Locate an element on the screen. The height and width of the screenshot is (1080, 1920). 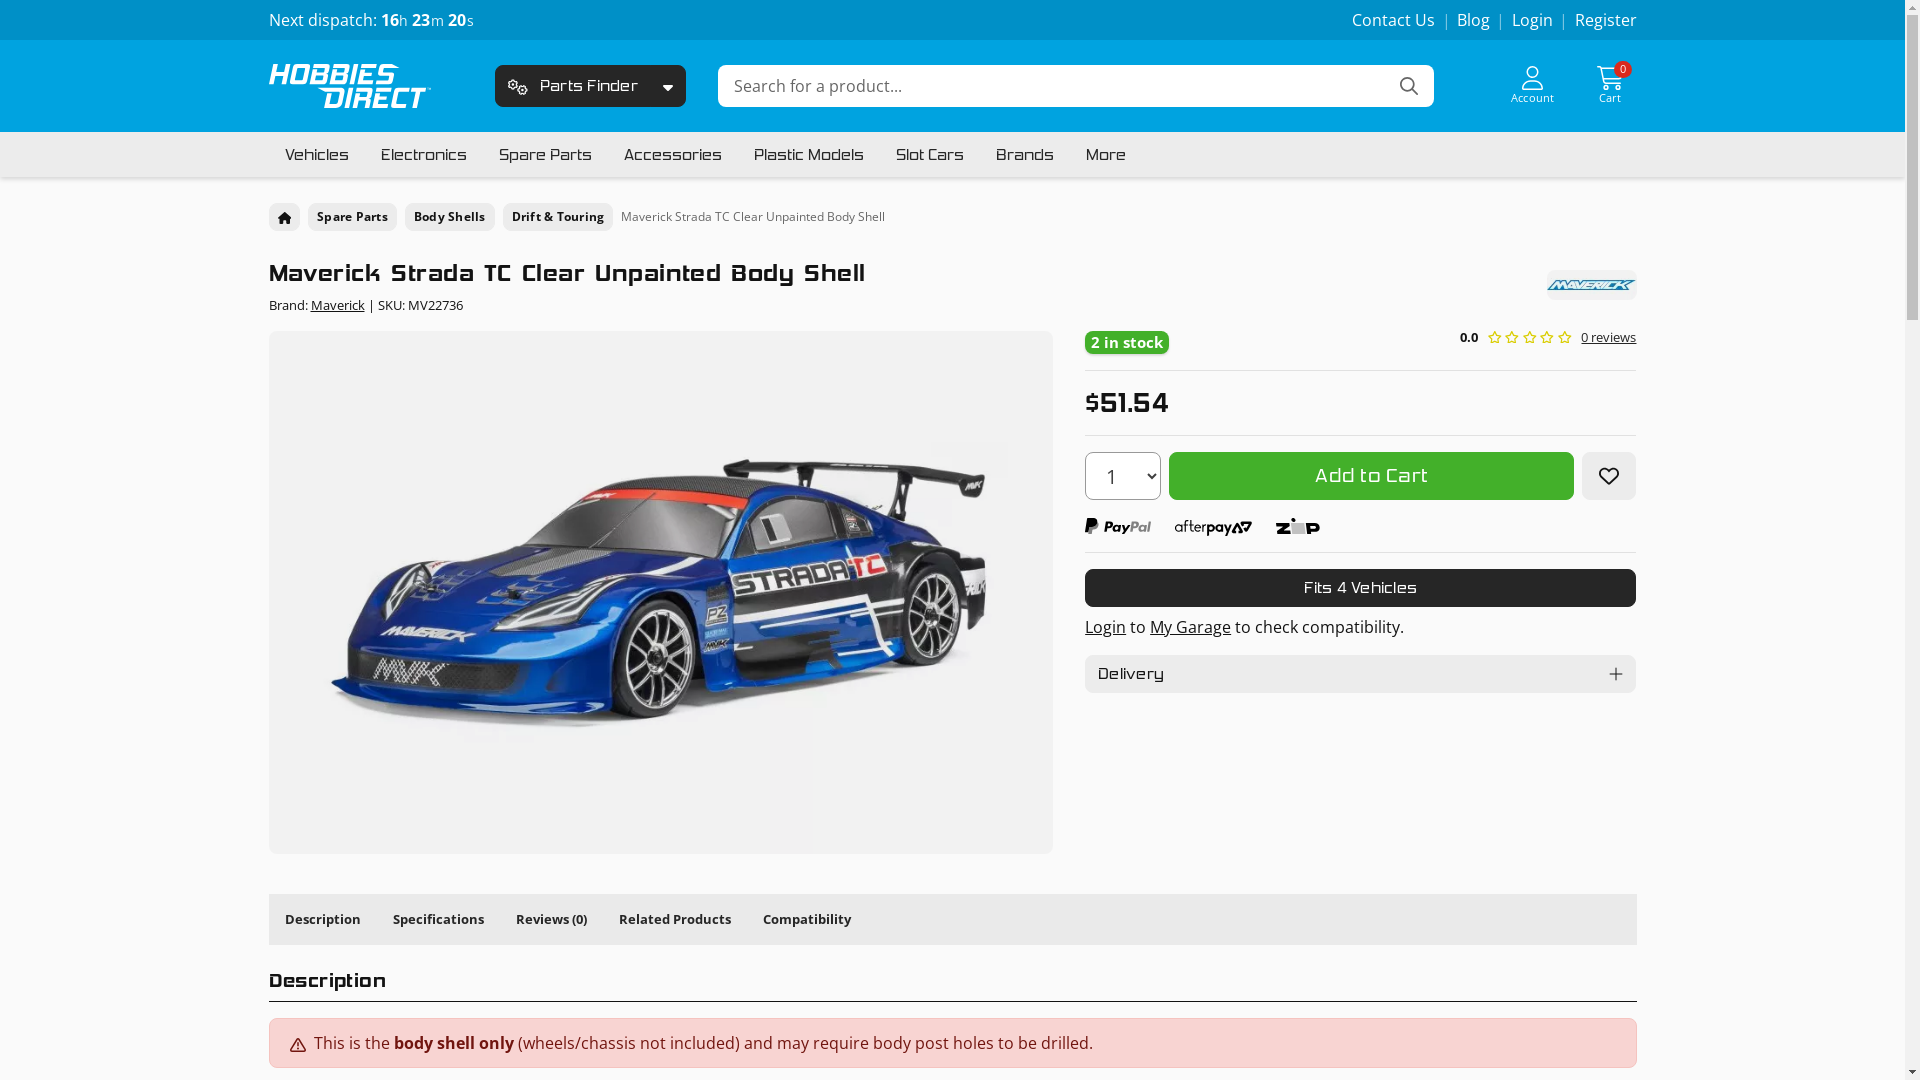
'Account' is located at coordinates (1531, 84).